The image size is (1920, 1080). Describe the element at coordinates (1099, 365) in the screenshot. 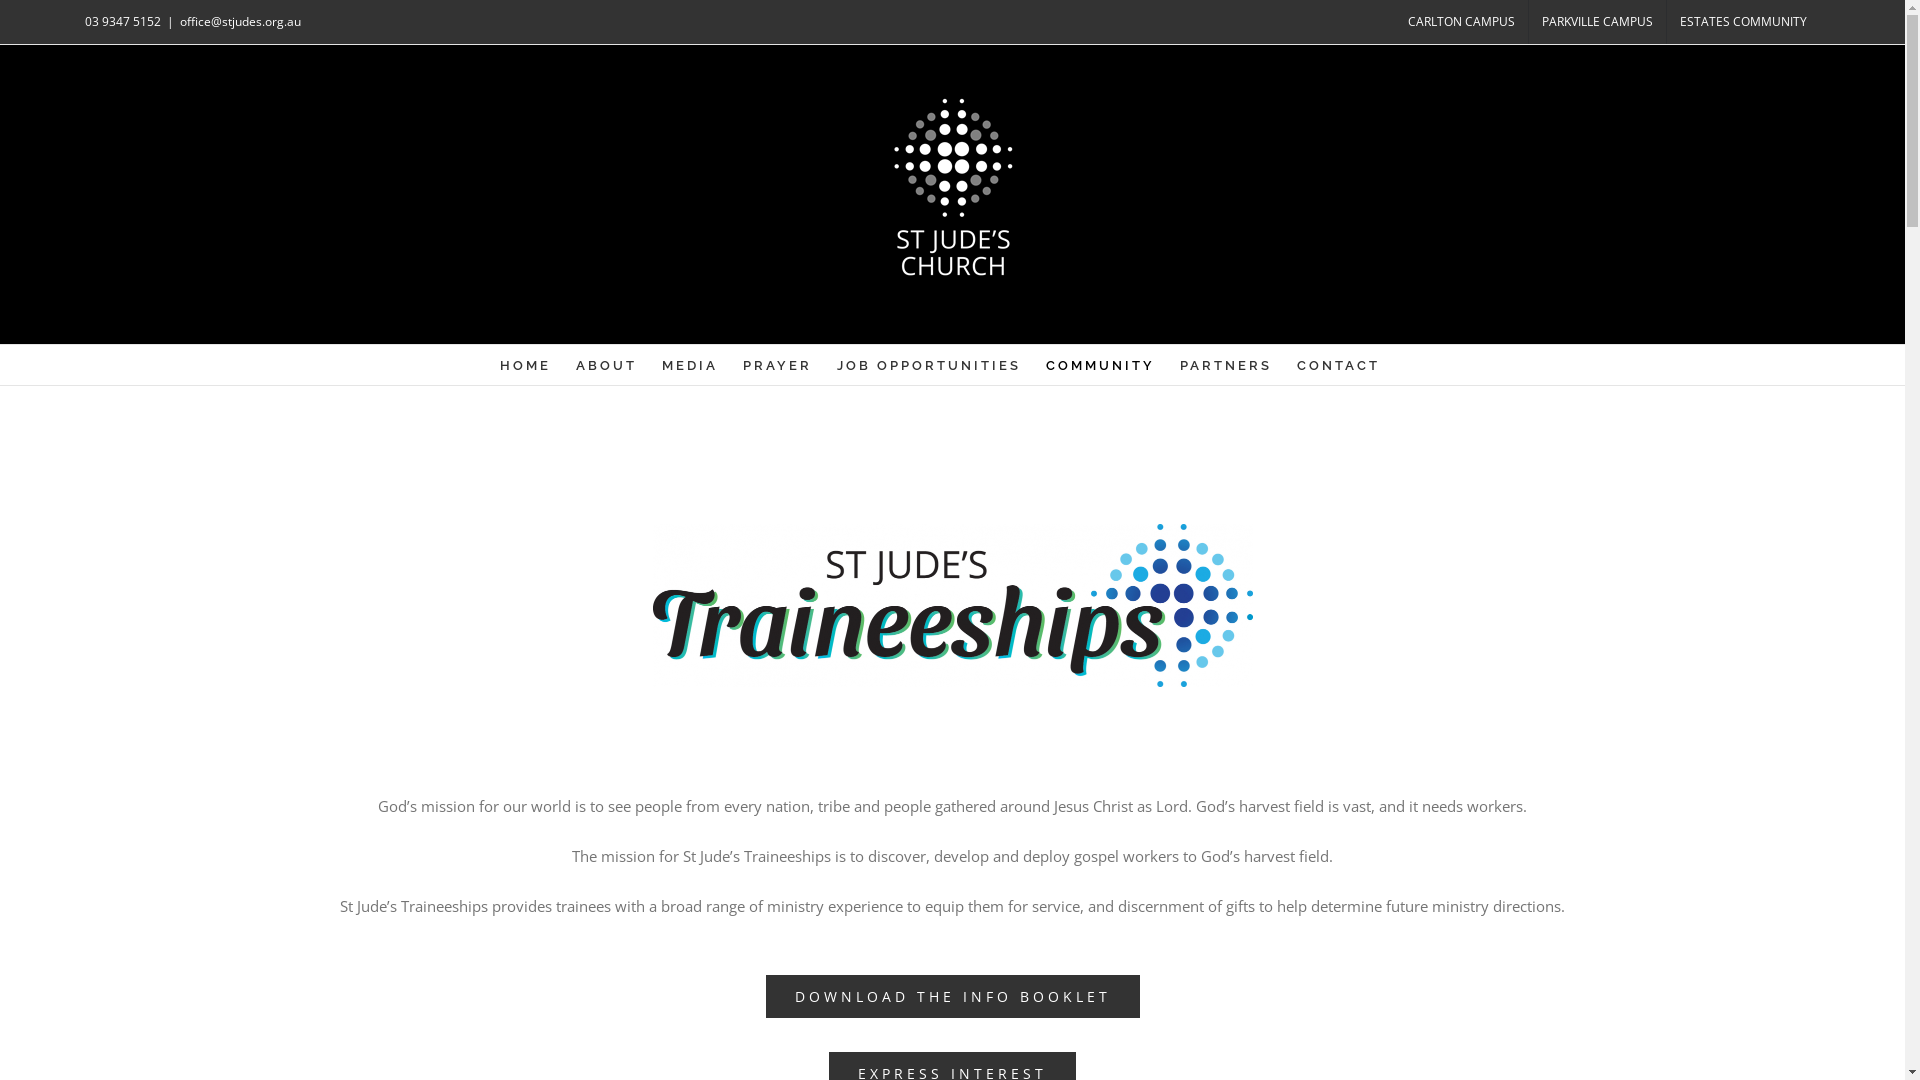

I see `'COMMUNITY'` at that location.